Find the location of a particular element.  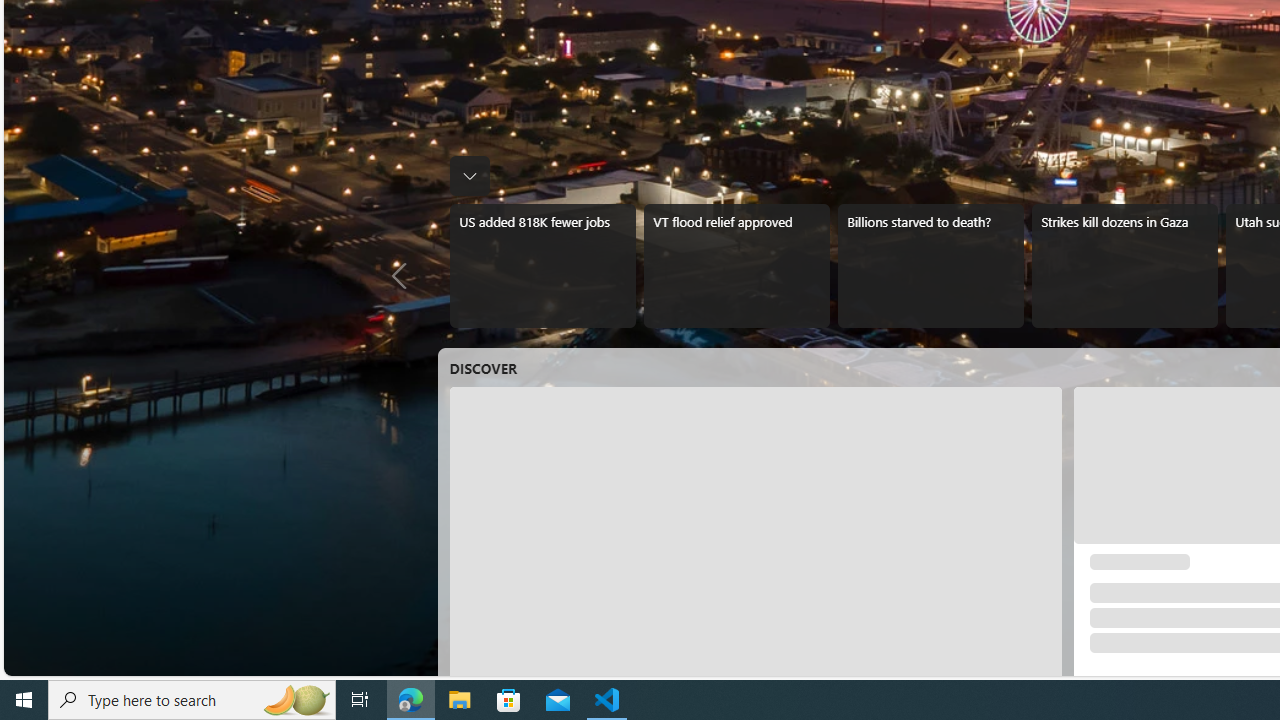

'Strikes kill dozens in Gaza' is located at coordinates (1124, 265).